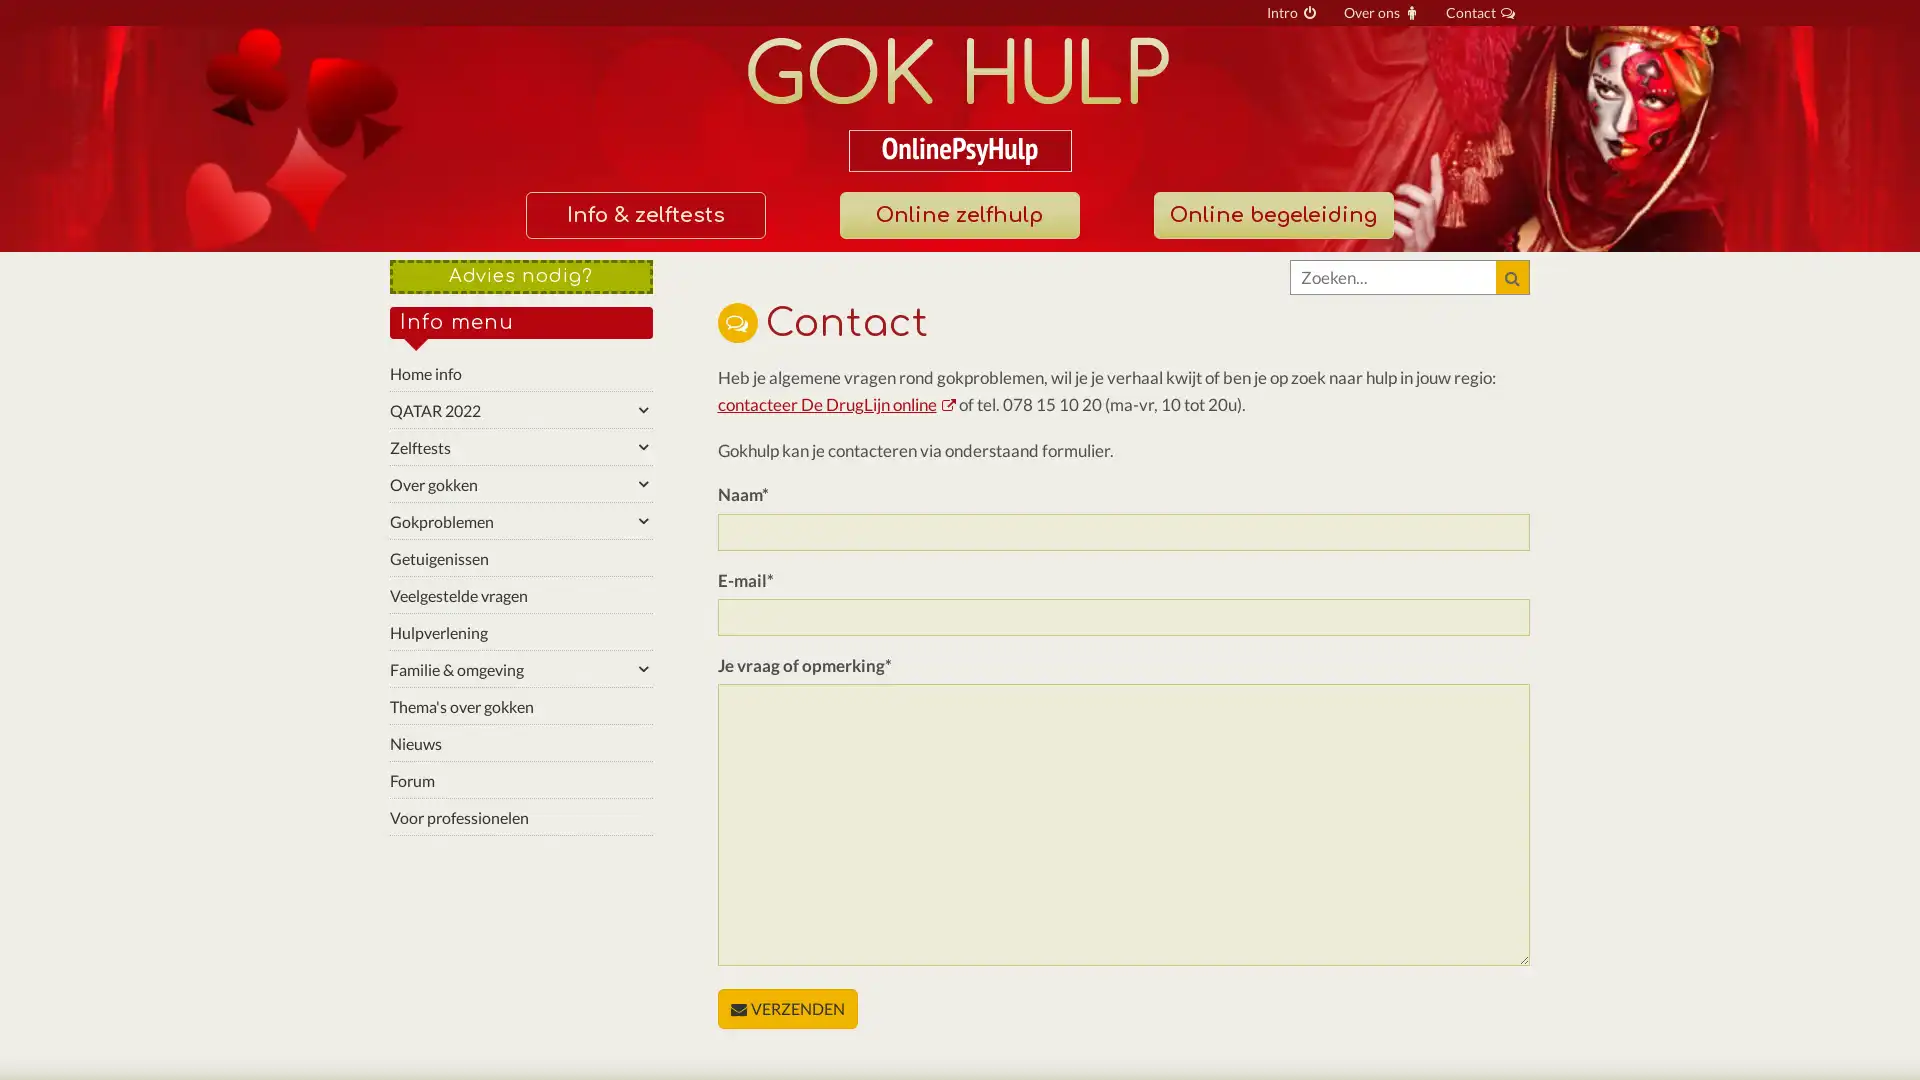  I want to click on Info & zelftests, so click(644, 215).